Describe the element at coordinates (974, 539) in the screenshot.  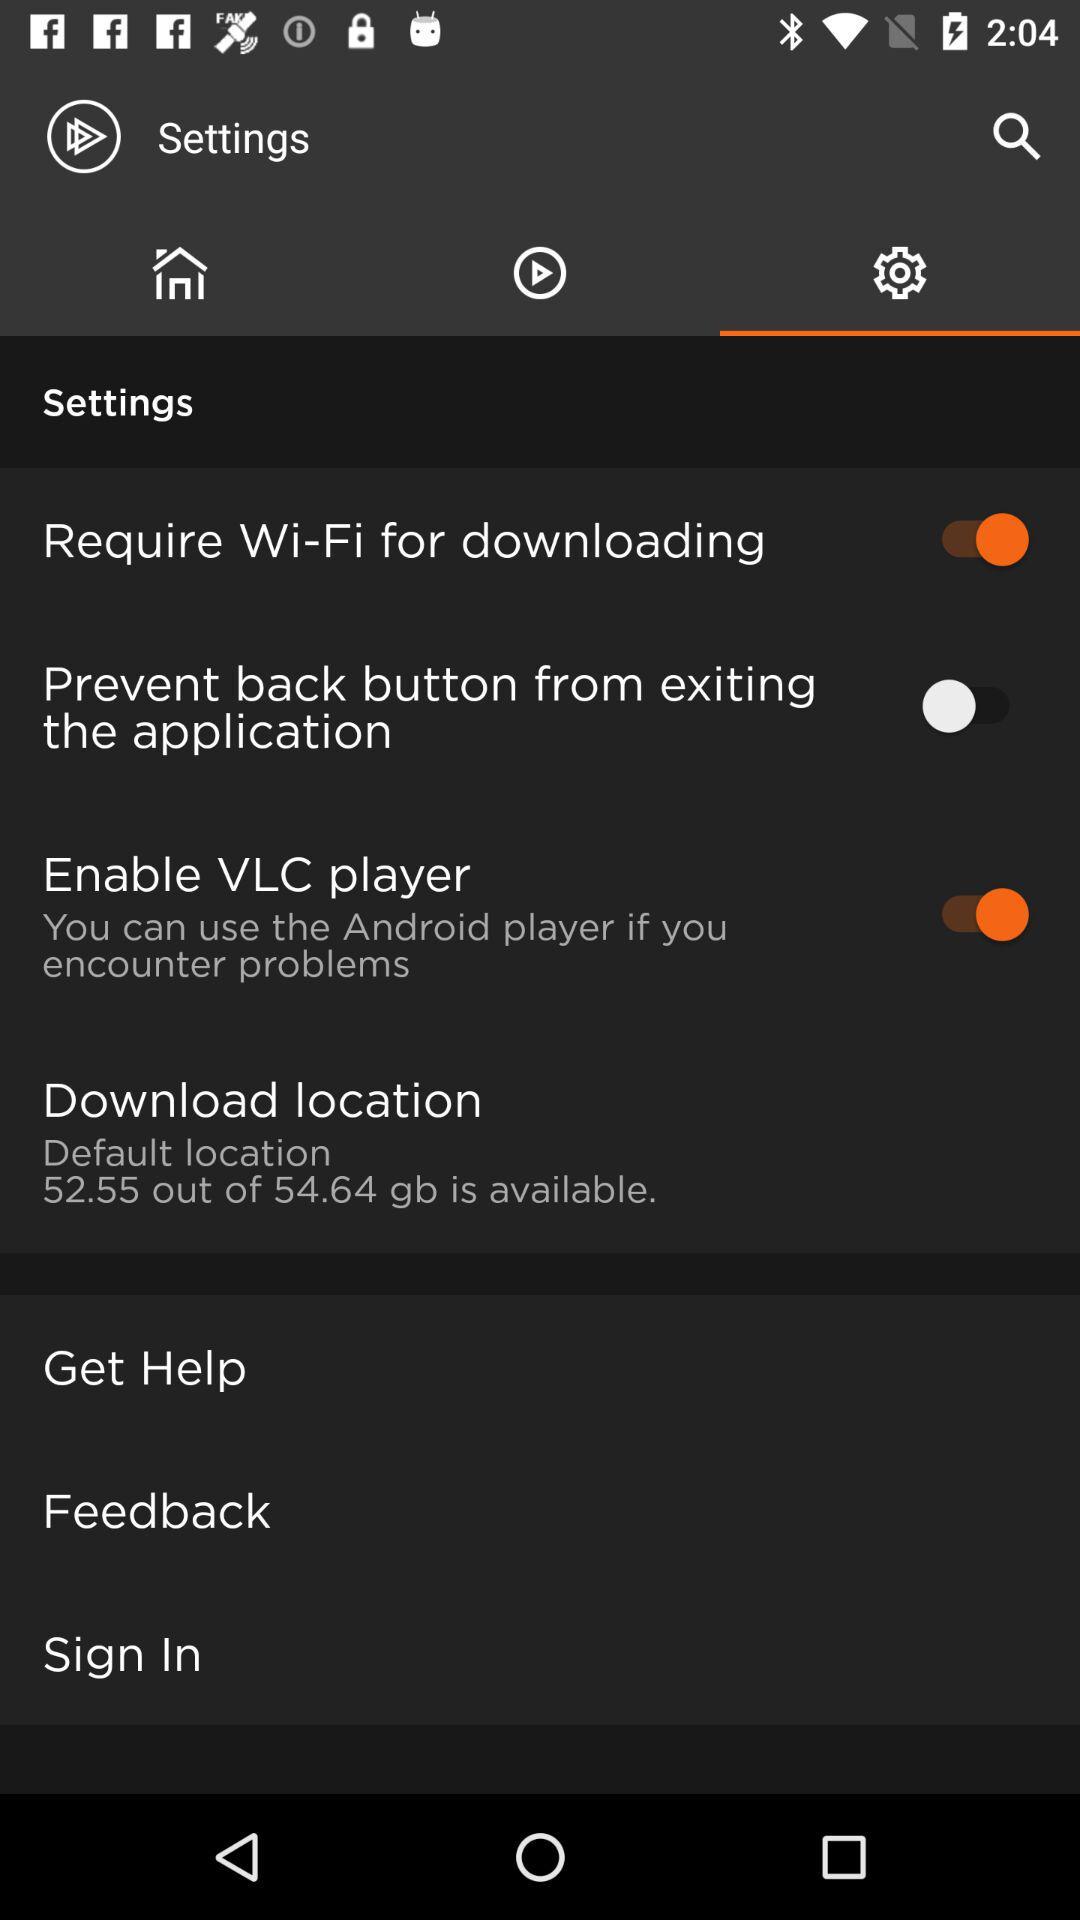
I see `the item next to the require wi fi` at that location.